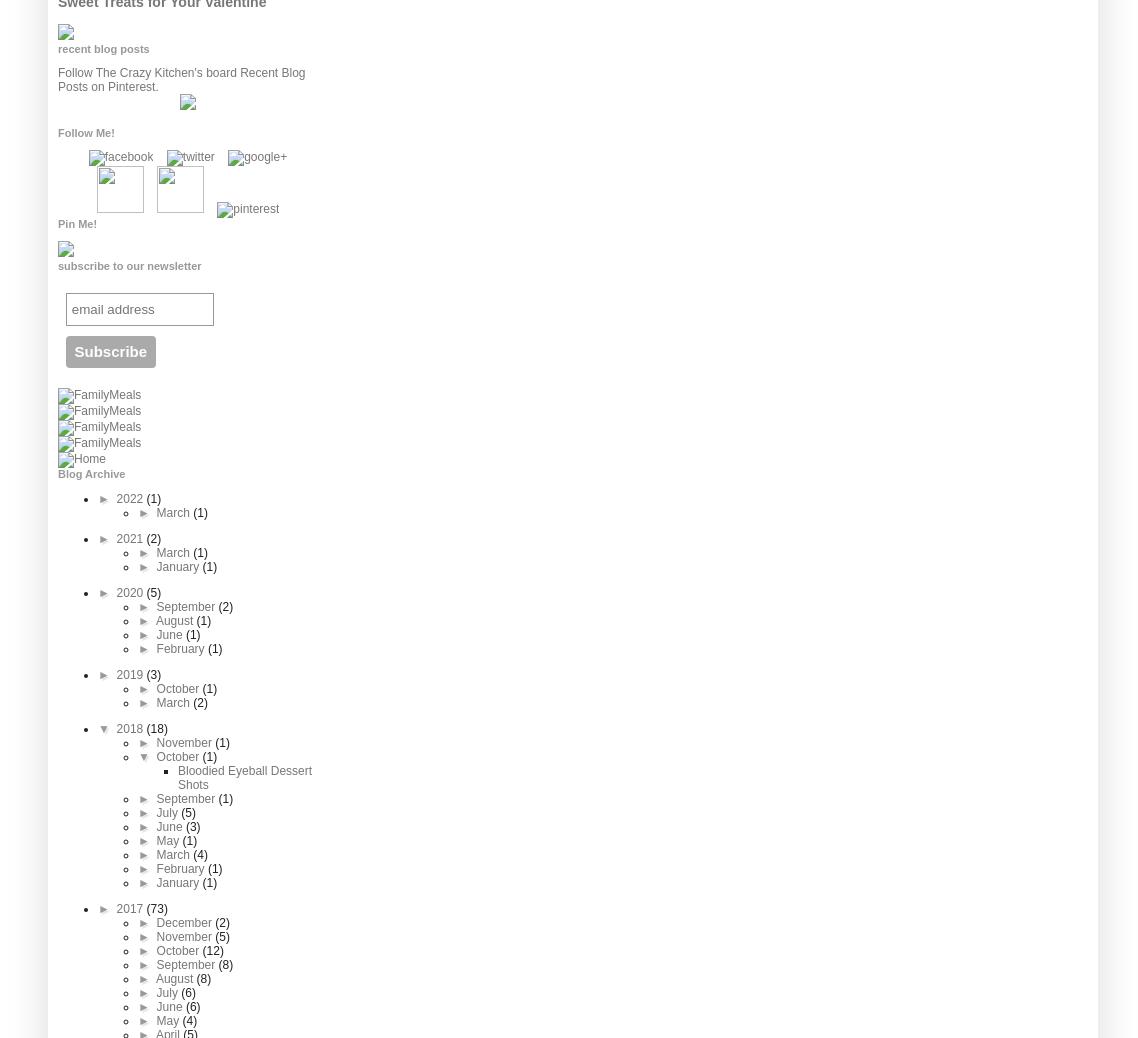 This screenshot has height=1038, width=1138. Describe the element at coordinates (130, 674) in the screenshot. I see `'2019'` at that location.